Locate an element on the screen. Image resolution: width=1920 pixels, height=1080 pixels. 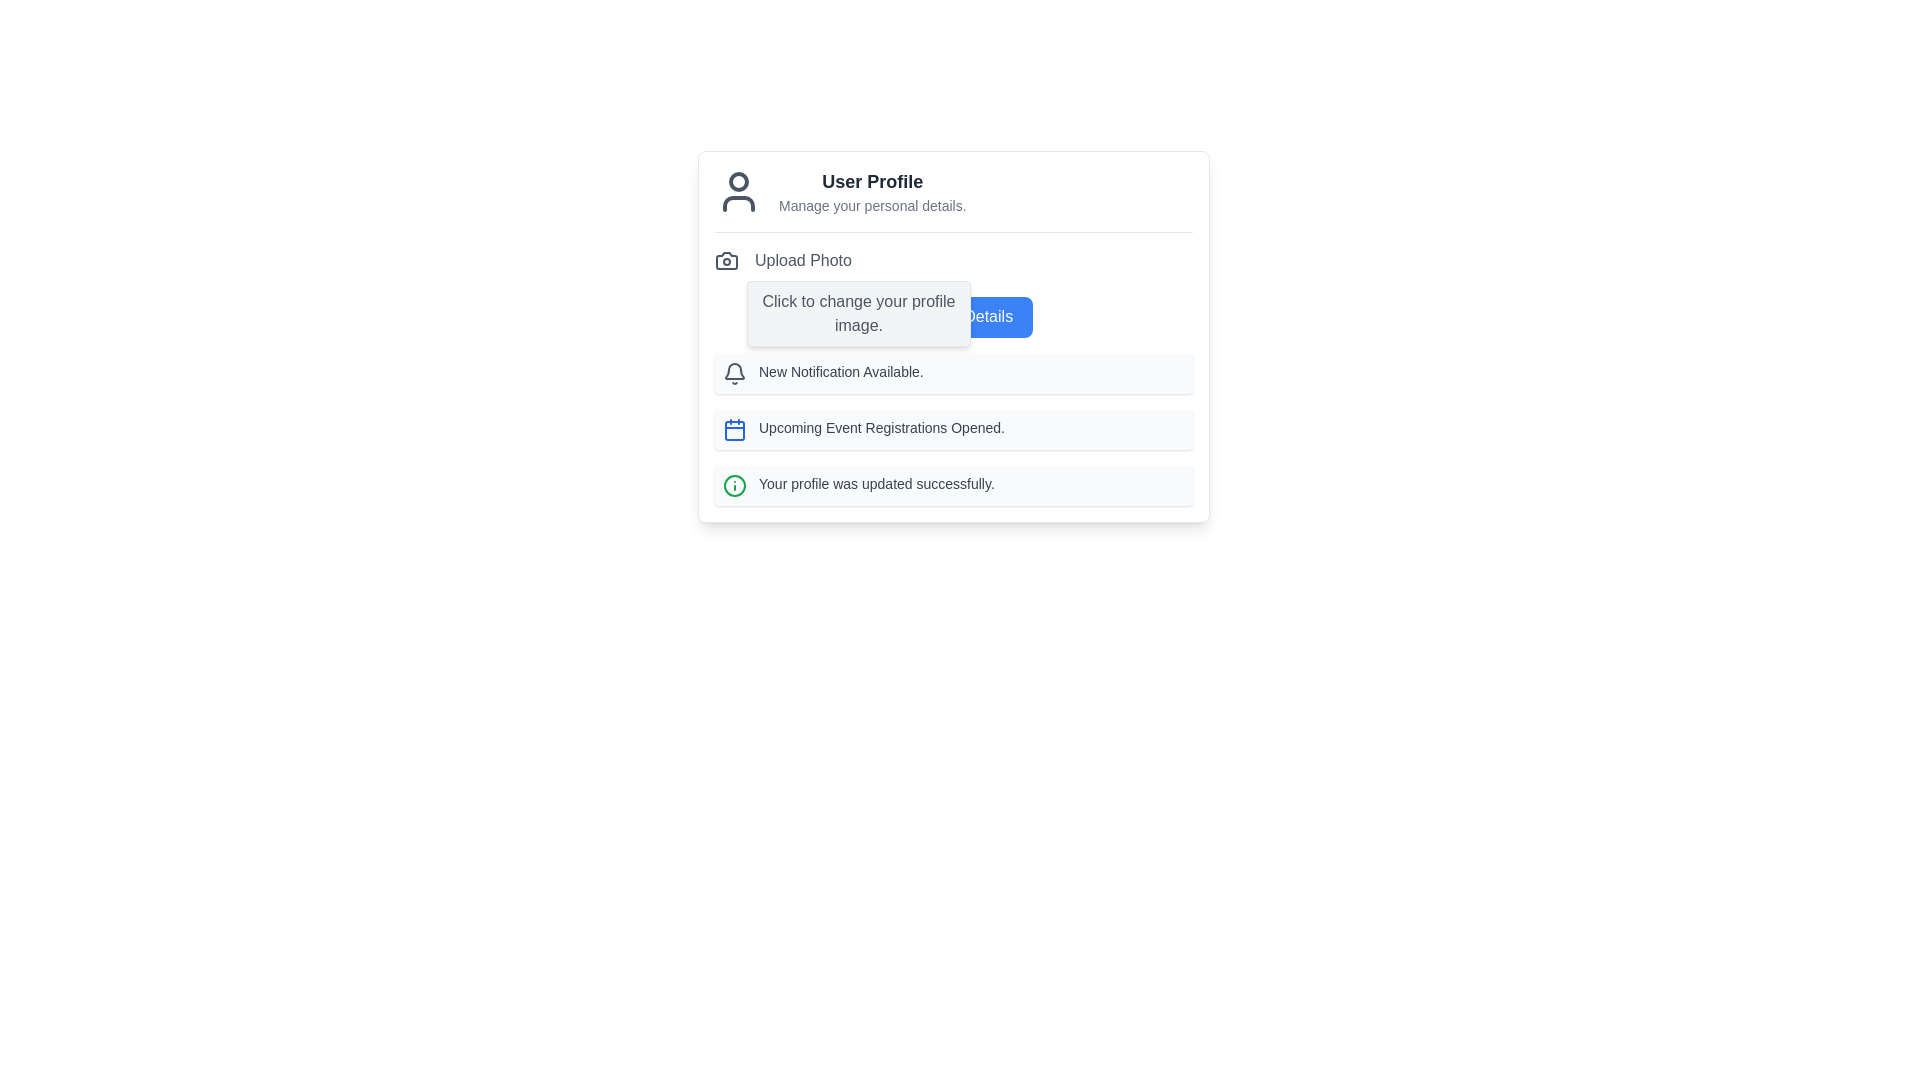
the upcoming event notification icon located in the user profile interface, which precedes the text 'Upcoming Event Registrations Opened.' is located at coordinates (733, 427).